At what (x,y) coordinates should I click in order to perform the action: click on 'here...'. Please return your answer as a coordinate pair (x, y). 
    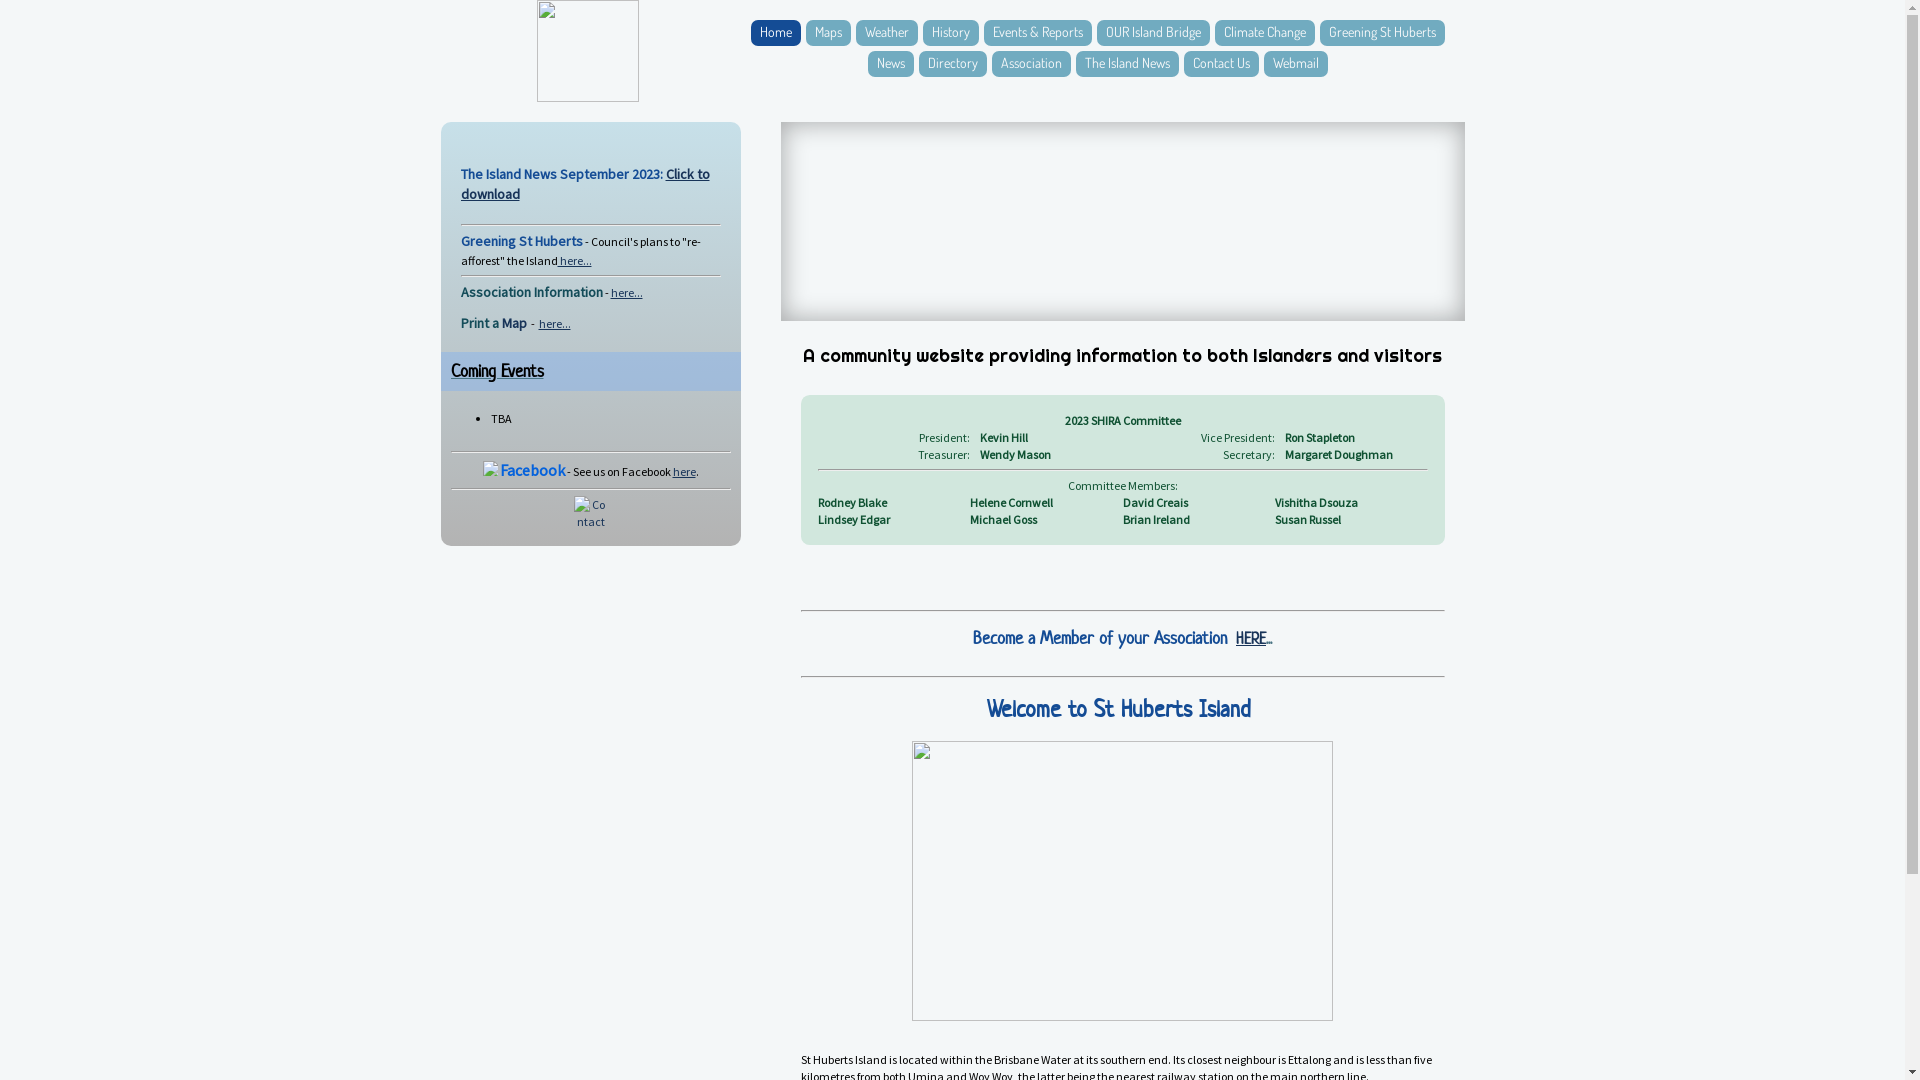
    Looking at the image, I should click on (553, 322).